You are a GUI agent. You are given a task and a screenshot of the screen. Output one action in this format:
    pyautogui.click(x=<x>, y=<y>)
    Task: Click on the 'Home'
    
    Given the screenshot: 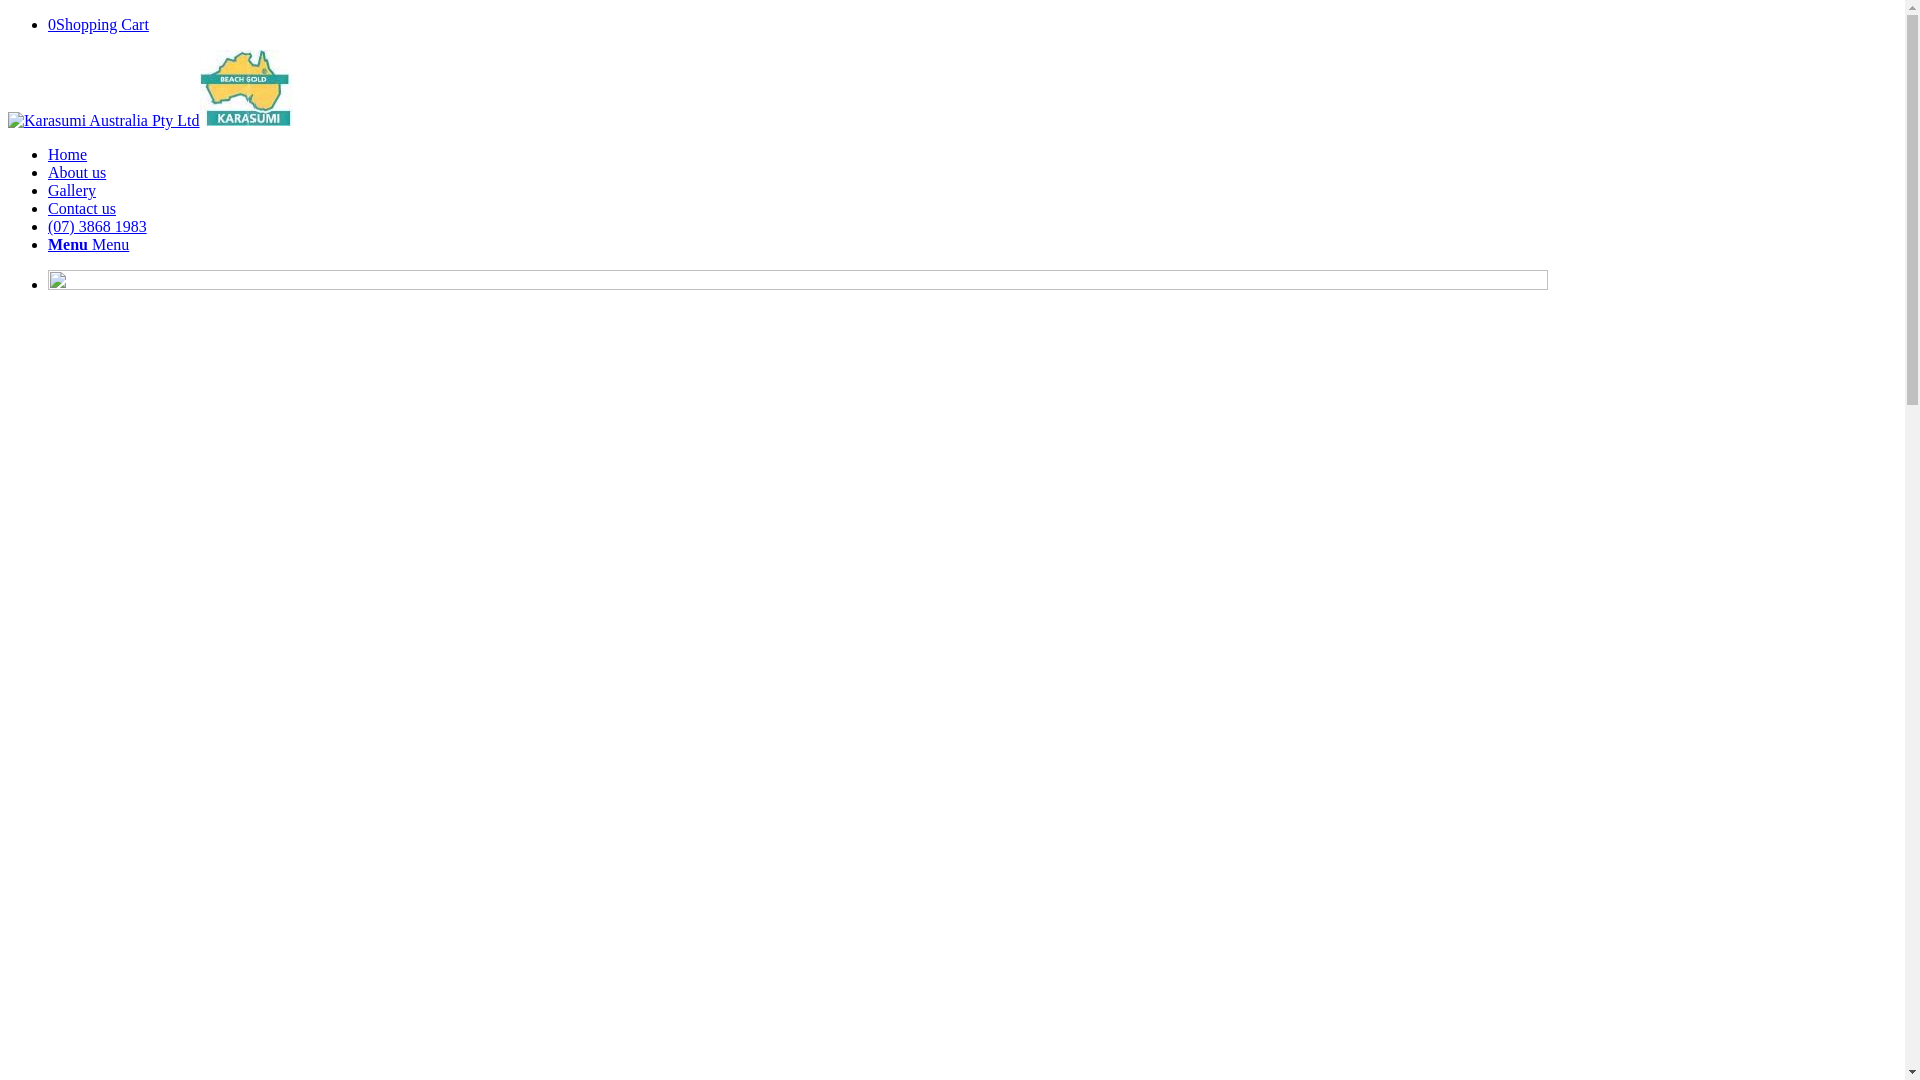 What is the action you would take?
    pyautogui.click(x=67, y=153)
    